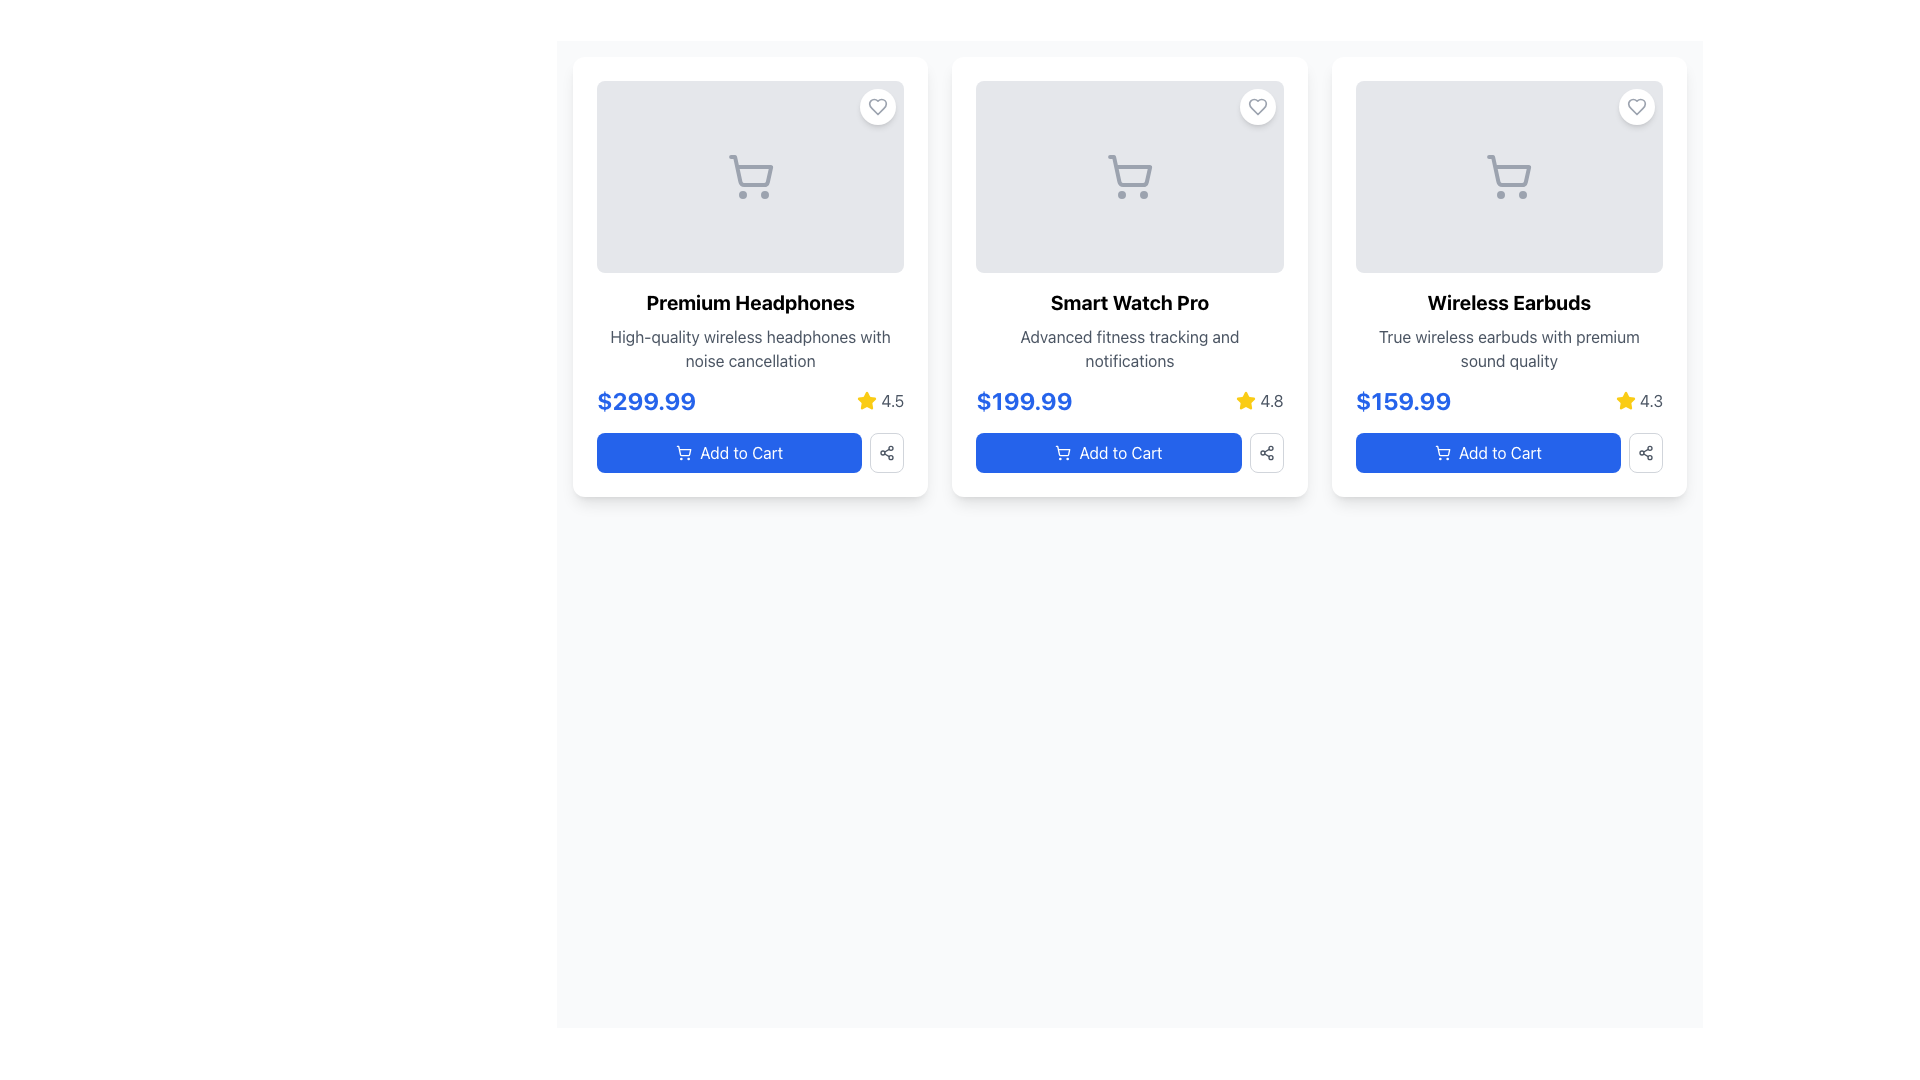 This screenshot has width=1920, height=1080. What do you see at coordinates (1646, 452) in the screenshot?
I see `the share icon located in the bottom-right portion of the wireless earbuds product card` at bounding box center [1646, 452].